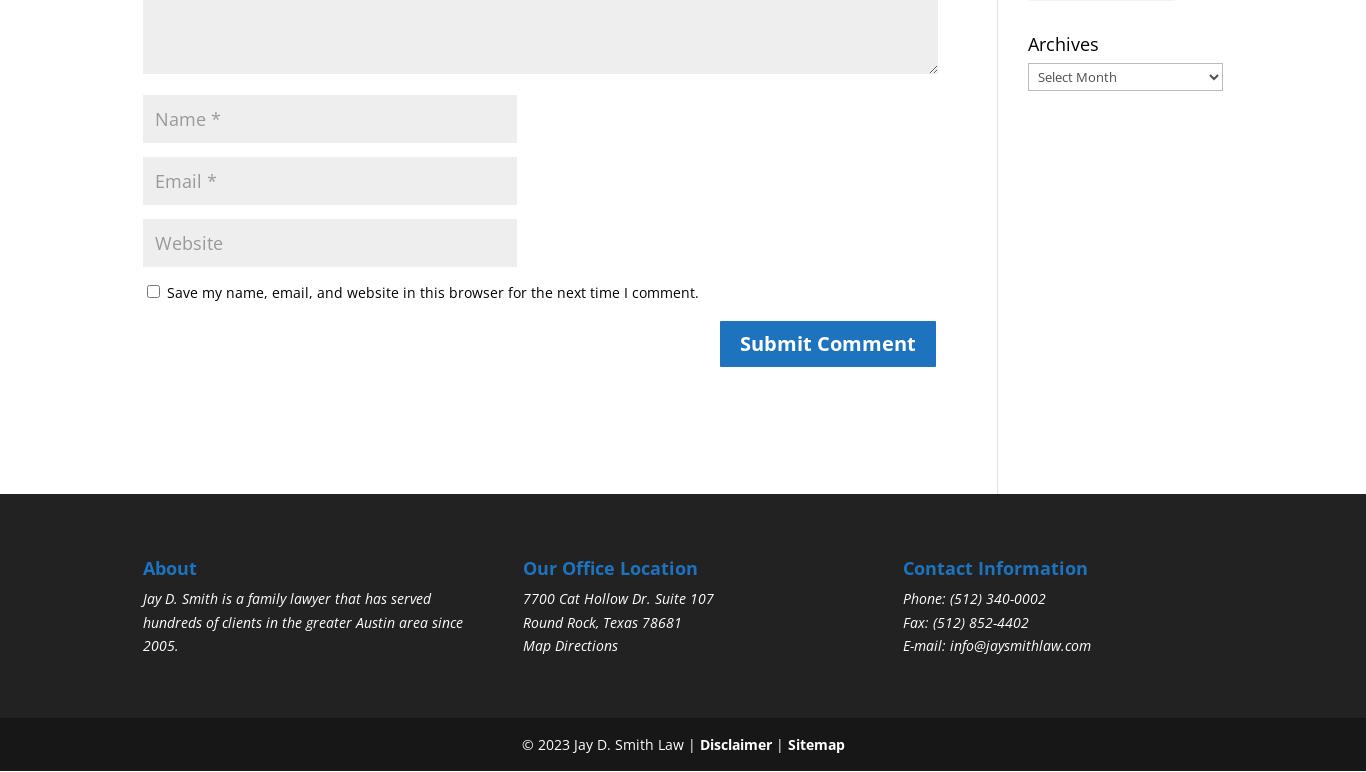  I want to click on 'Sitemap', so click(814, 742).